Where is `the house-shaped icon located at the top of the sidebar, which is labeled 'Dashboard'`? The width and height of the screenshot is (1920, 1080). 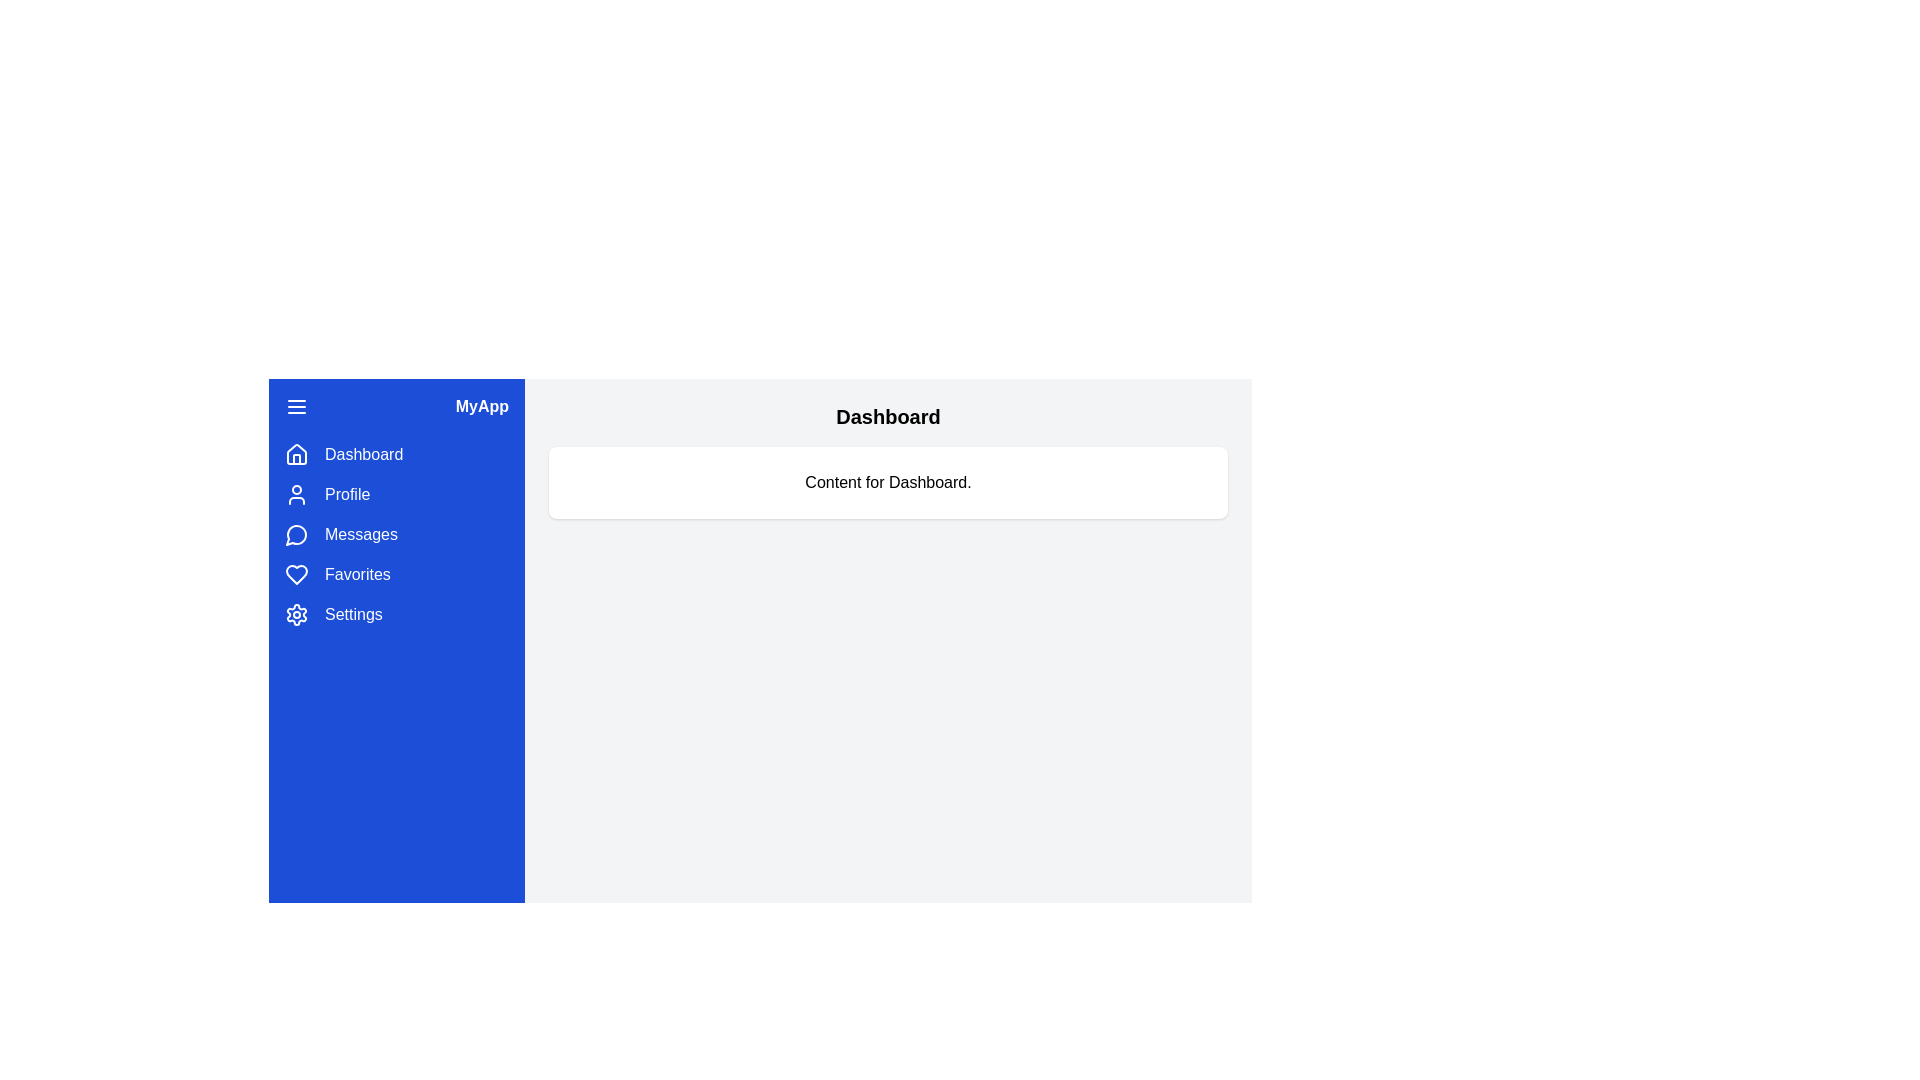
the house-shaped icon located at the top of the sidebar, which is labeled 'Dashboard' is located at coordinates (296, 455).